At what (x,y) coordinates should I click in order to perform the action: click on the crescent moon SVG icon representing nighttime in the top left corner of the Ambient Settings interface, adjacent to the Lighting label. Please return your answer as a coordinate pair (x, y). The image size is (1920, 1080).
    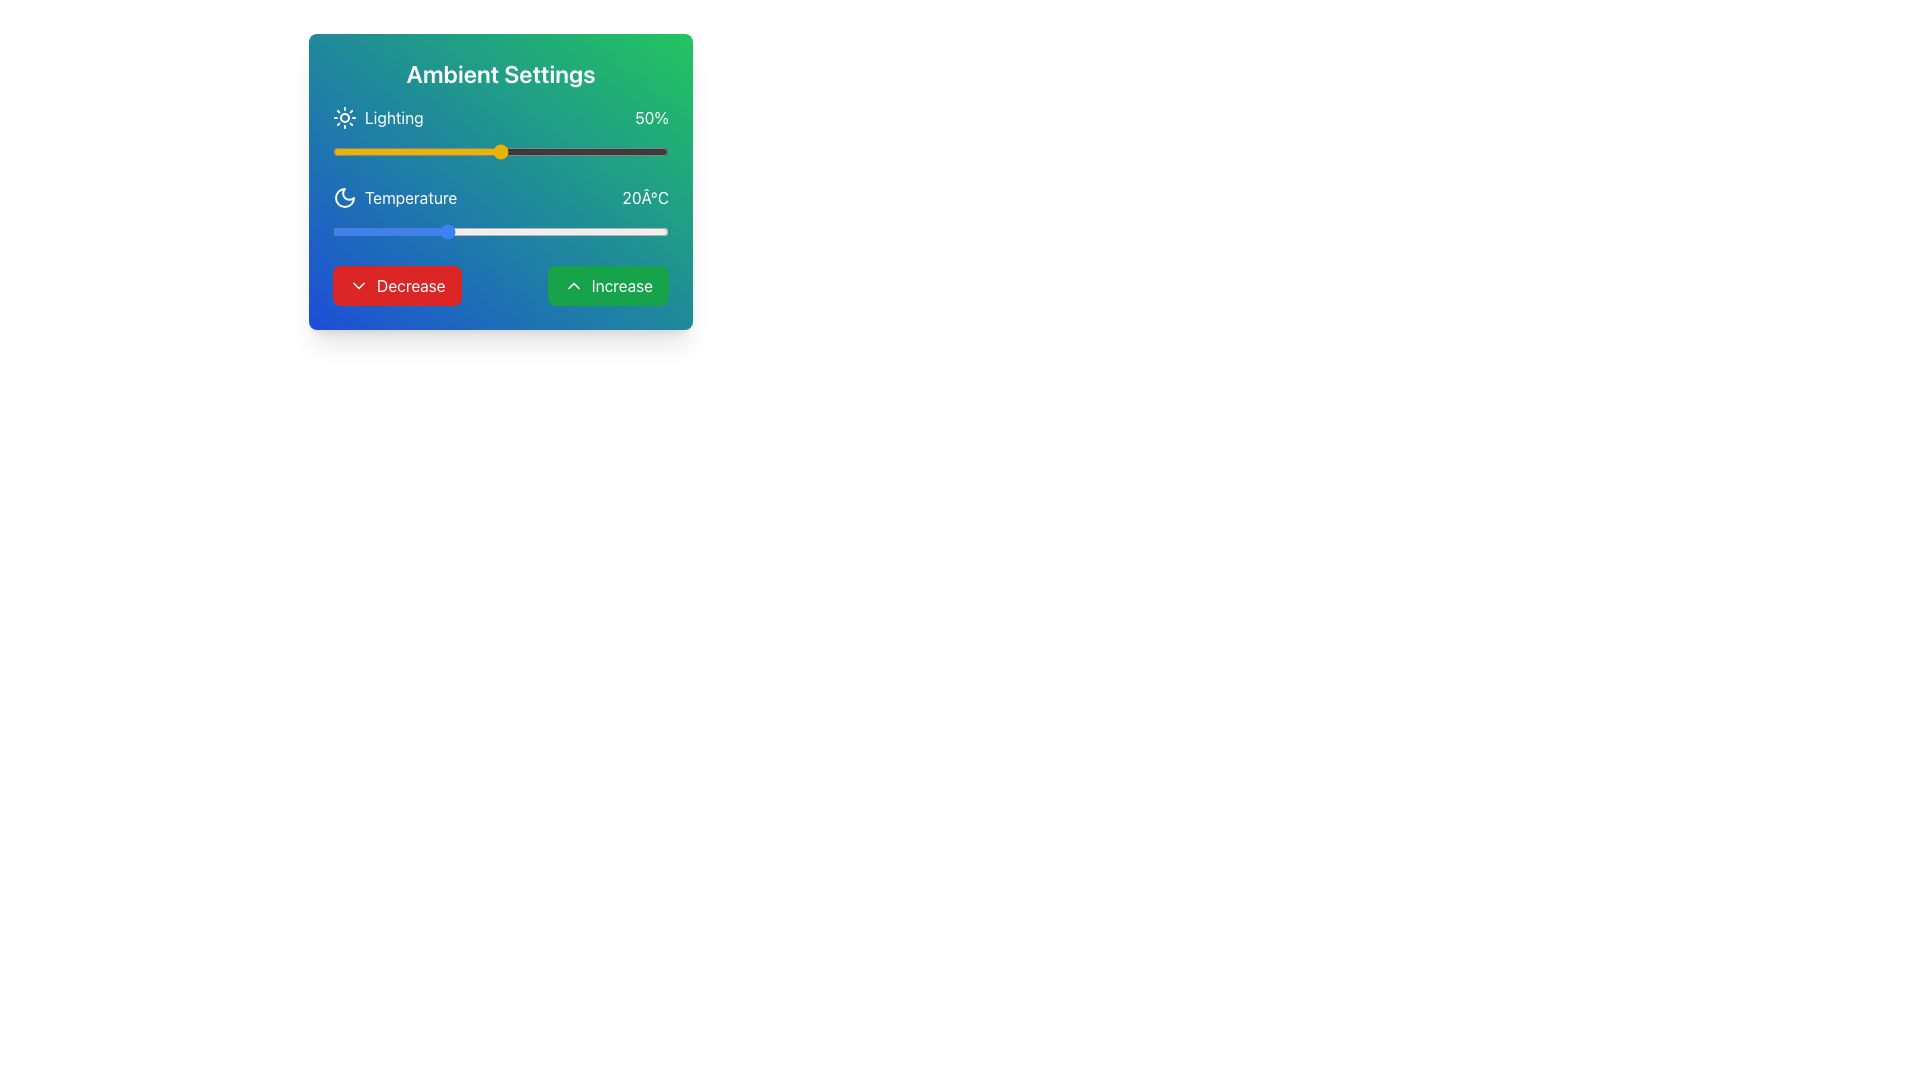
    Looking at the image, I should click on (345, 197).